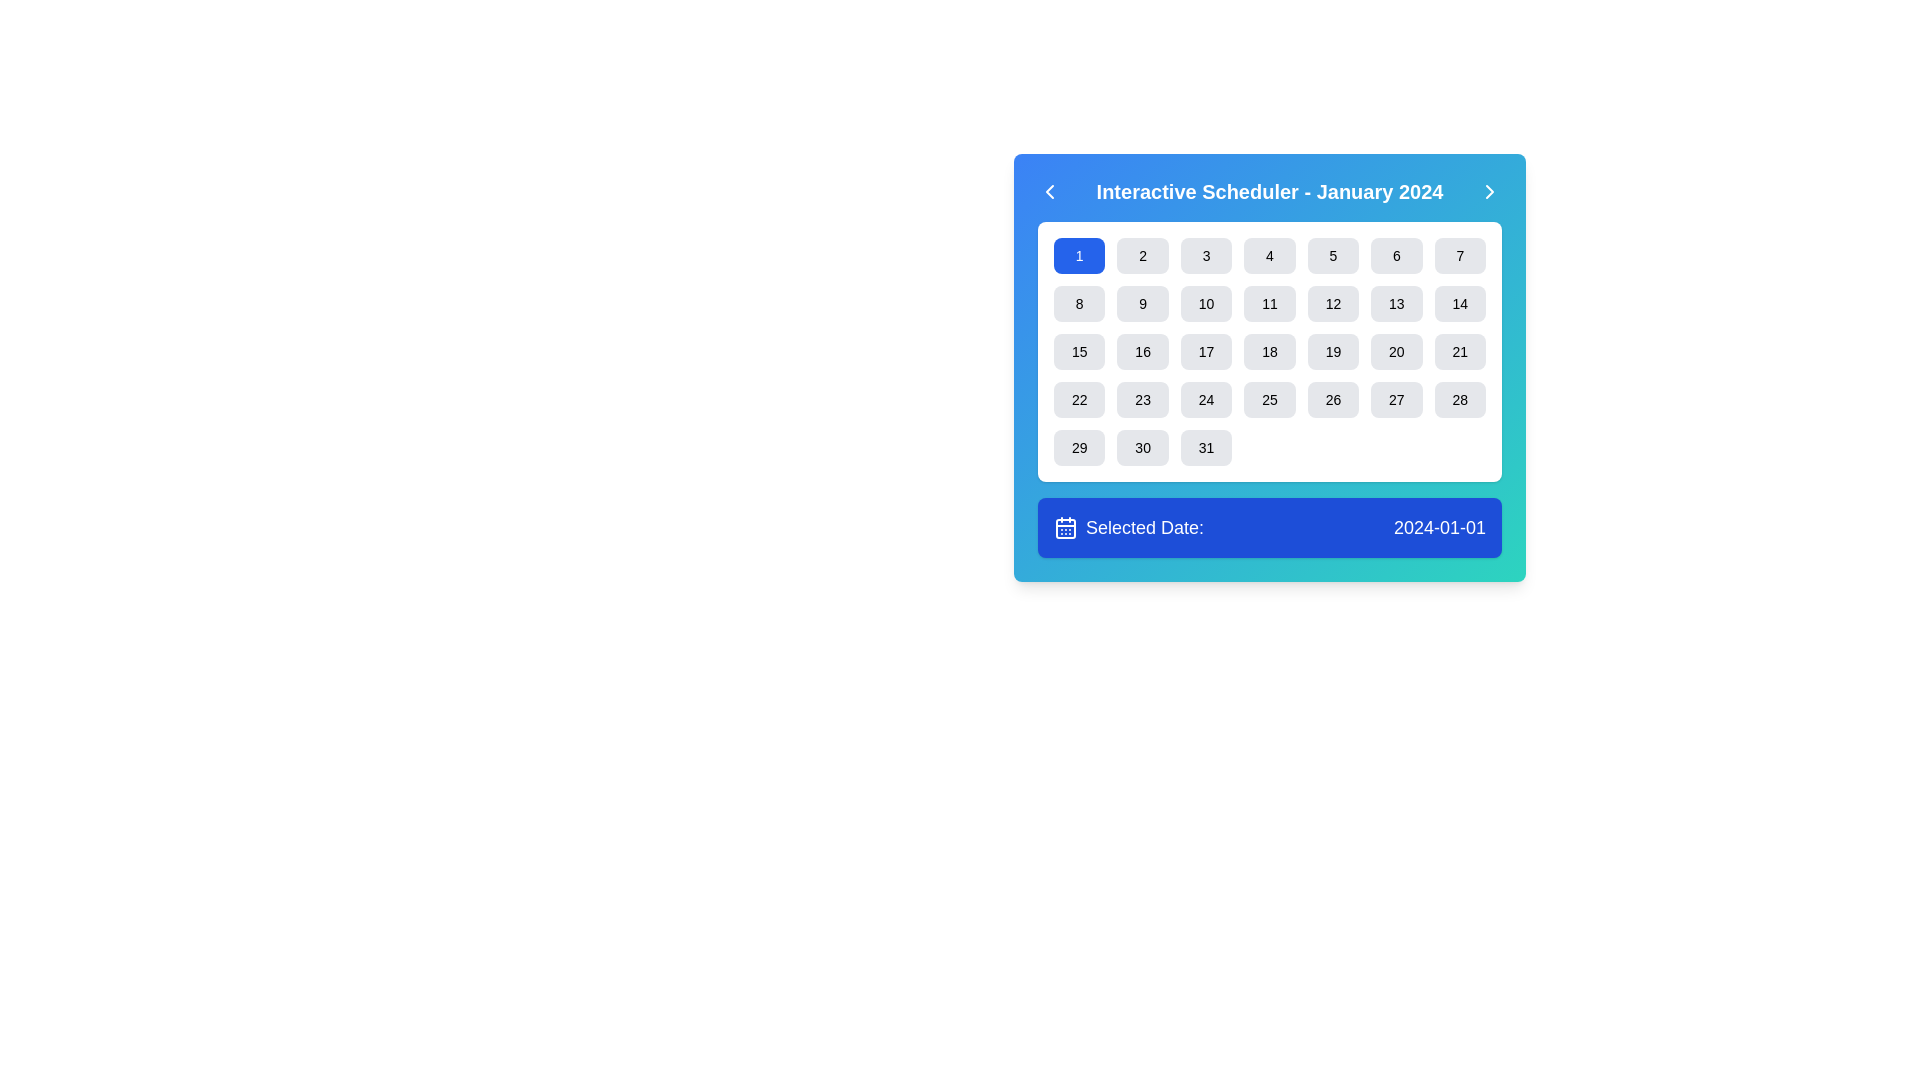 The height and width of the screenshot is (1080, 1920). Describe the element at coordinates (1269, 192) in the screenshot. I see `the static text header displaying 'Interactive Scheduler - January 2024' located at the top of the widget, centered between navigation arrow icons` at that location.